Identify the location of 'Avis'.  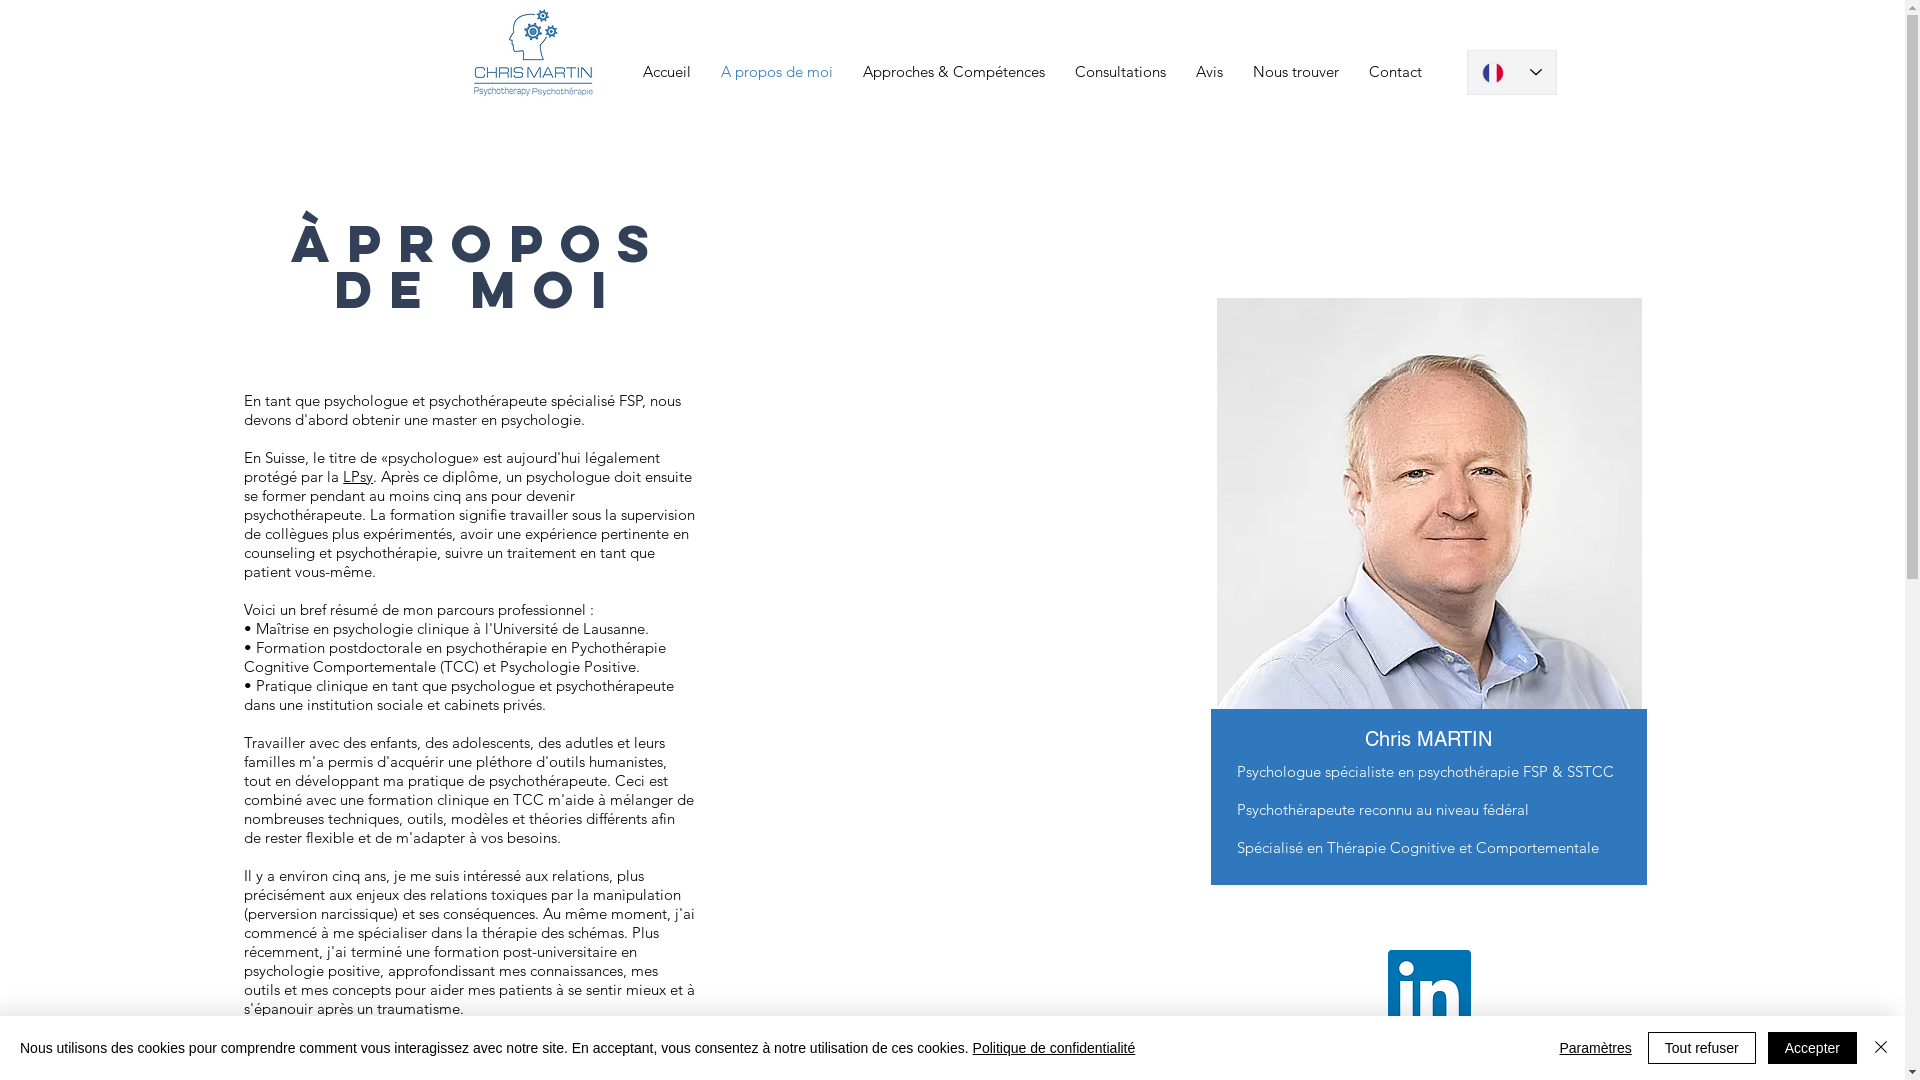
(1207, 71).